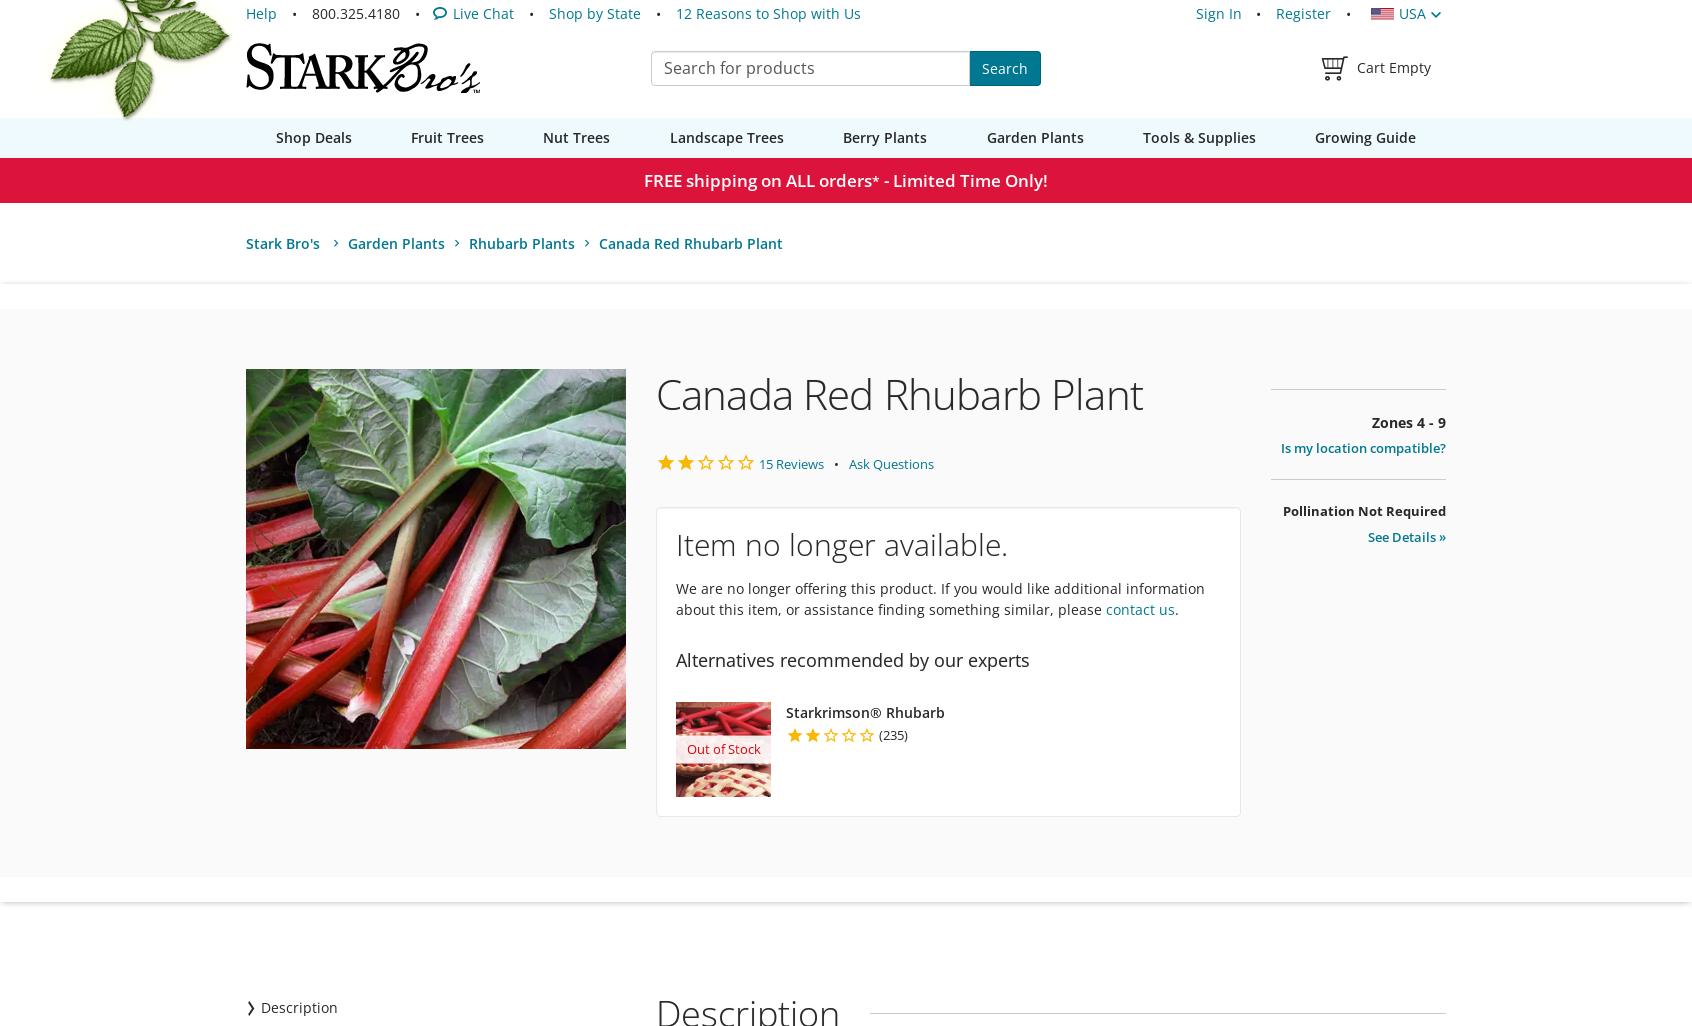 This screenshot has width=1692, height=1026. Describe the element at coordinates (1416, 422) in the screenshot. I see `'4 - 9'` at that location.